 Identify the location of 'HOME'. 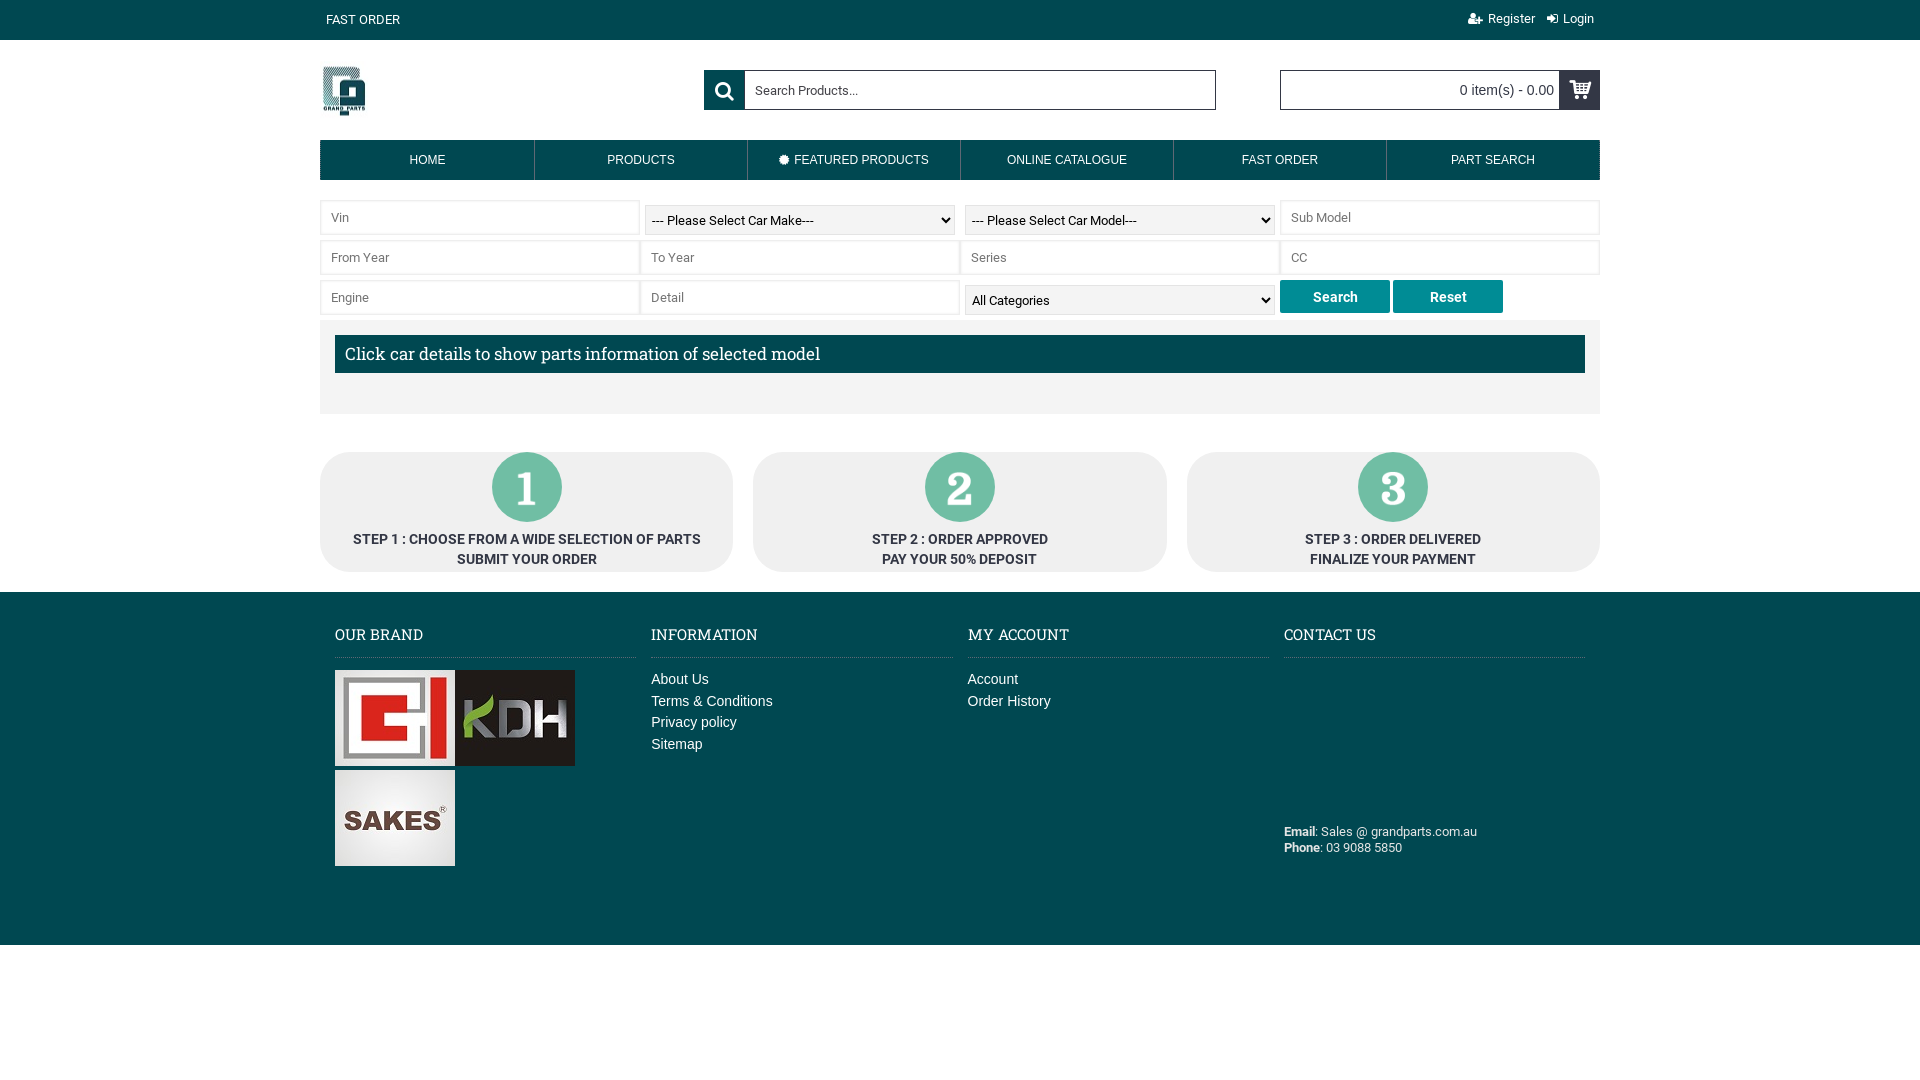
(426, 158).